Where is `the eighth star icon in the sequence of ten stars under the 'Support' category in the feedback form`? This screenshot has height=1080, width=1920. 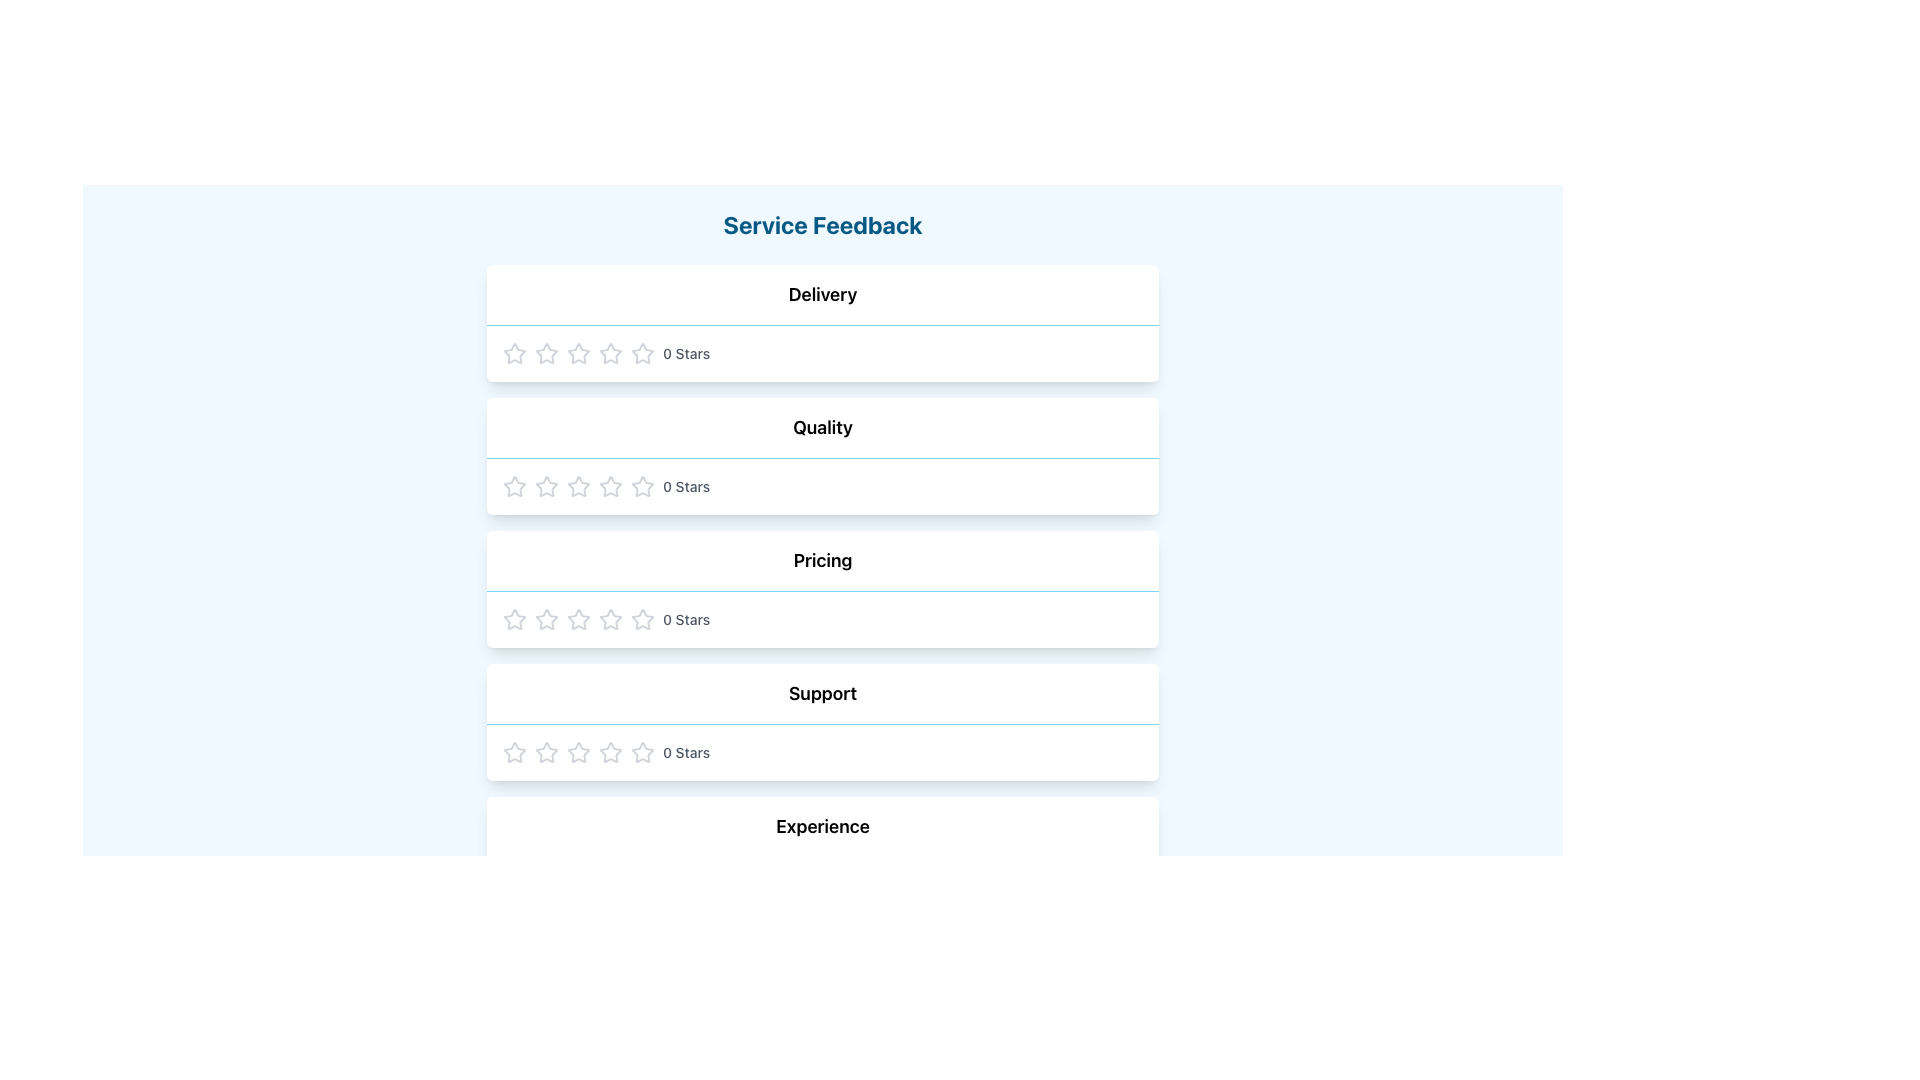
the eighth star icon in the sequence of ten stars under the 'Support' category in the feedback form is located at coordinates (643, 752).